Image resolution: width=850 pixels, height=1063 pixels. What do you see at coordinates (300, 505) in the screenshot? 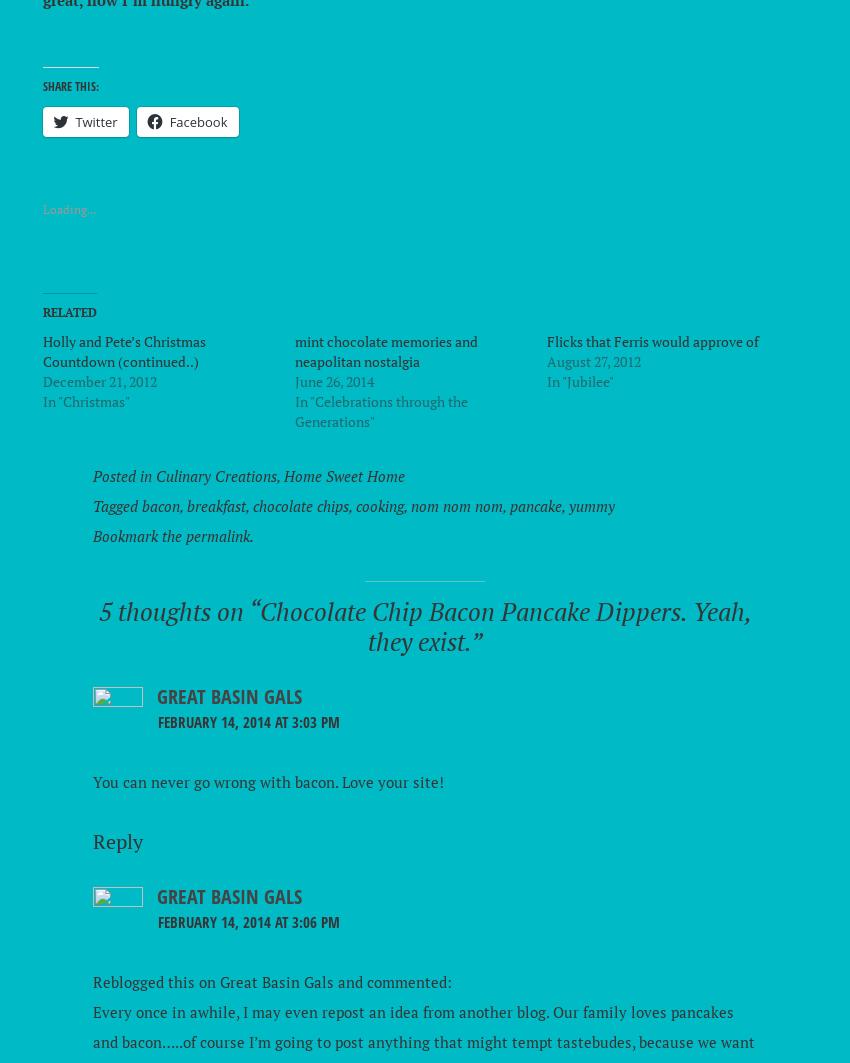
I see `'chocolate chips'` at bounding box center [300, 505].